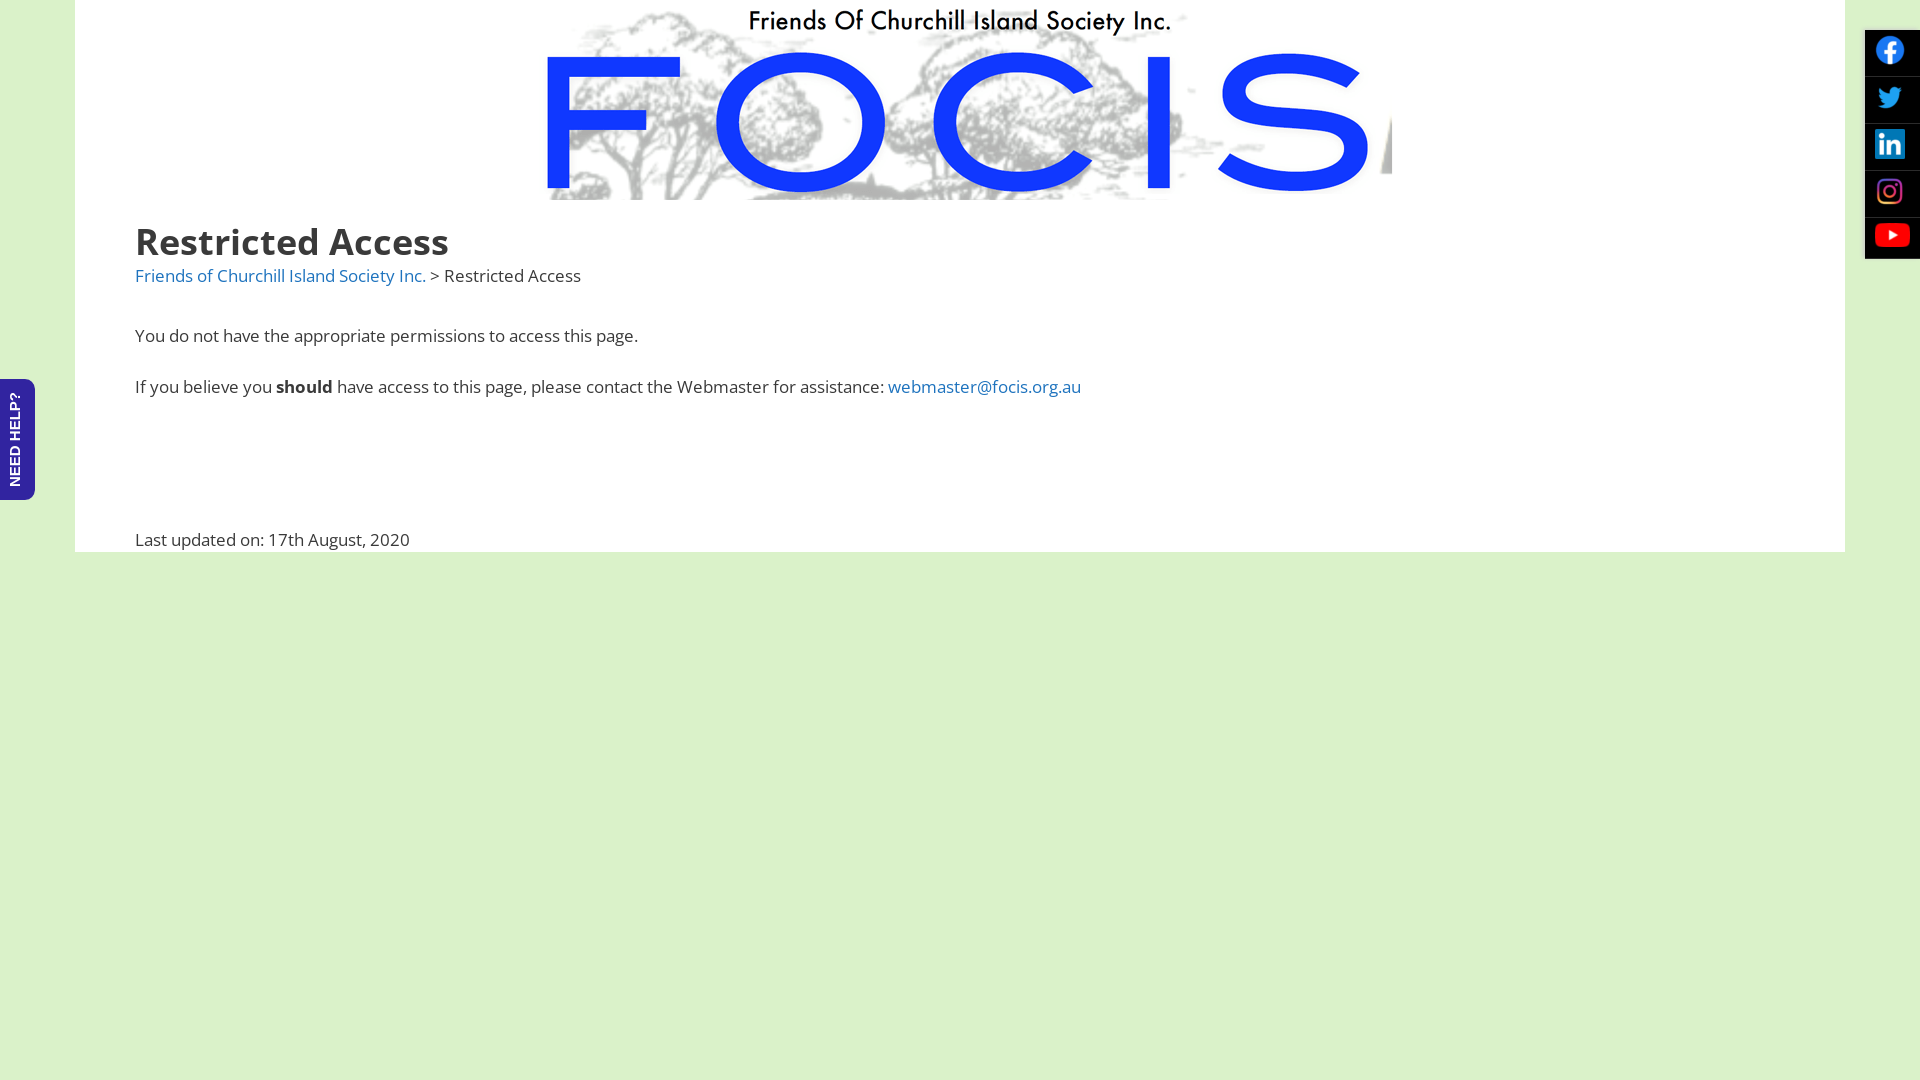 The image size is (1920, 1080). What do you see at coordinates (1889, 142) in the screenshot?
I see `'LinkedIn'` at bounding box center [1889, 142].